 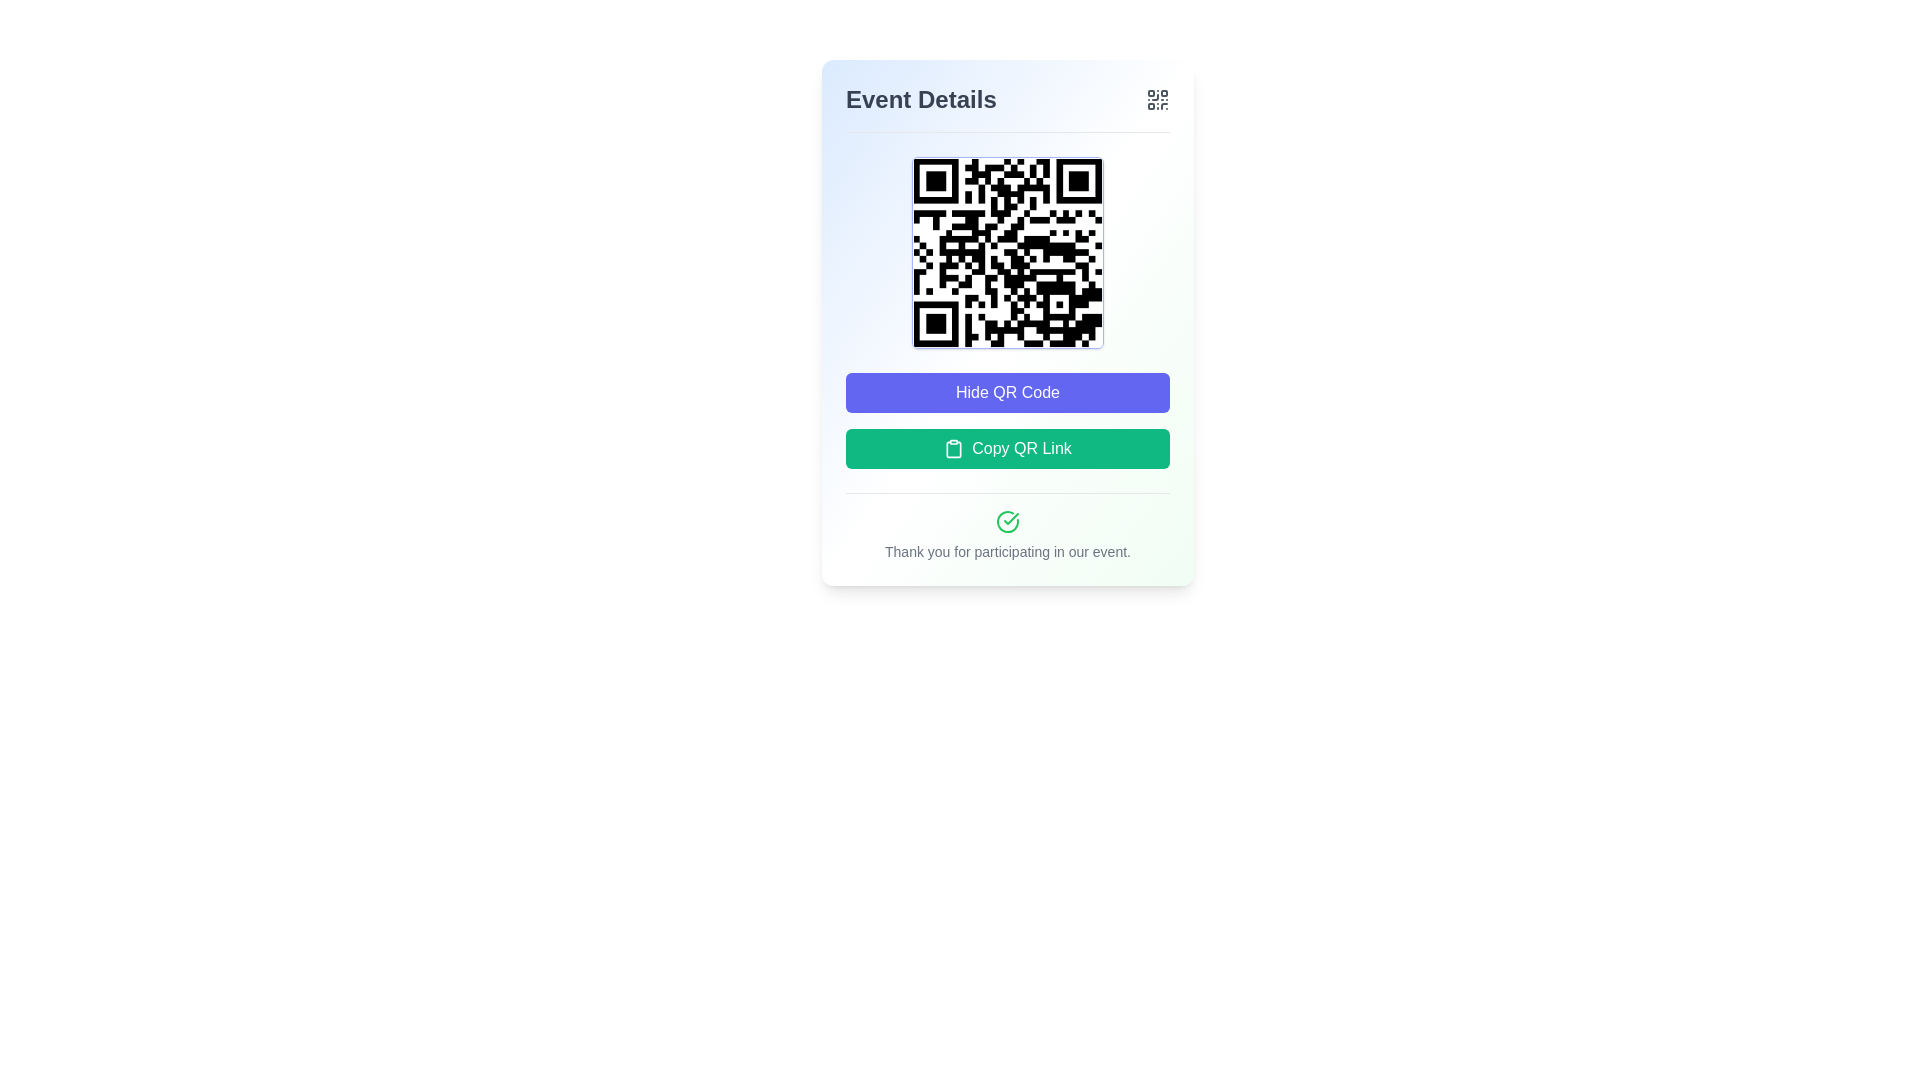 What do you see at coordinates (1008, 447) in the screenshot?
I see `the 'Copy QR Link' button, which has a green background and white text, to copy the QR code link` at bounding box center [1008, 447].